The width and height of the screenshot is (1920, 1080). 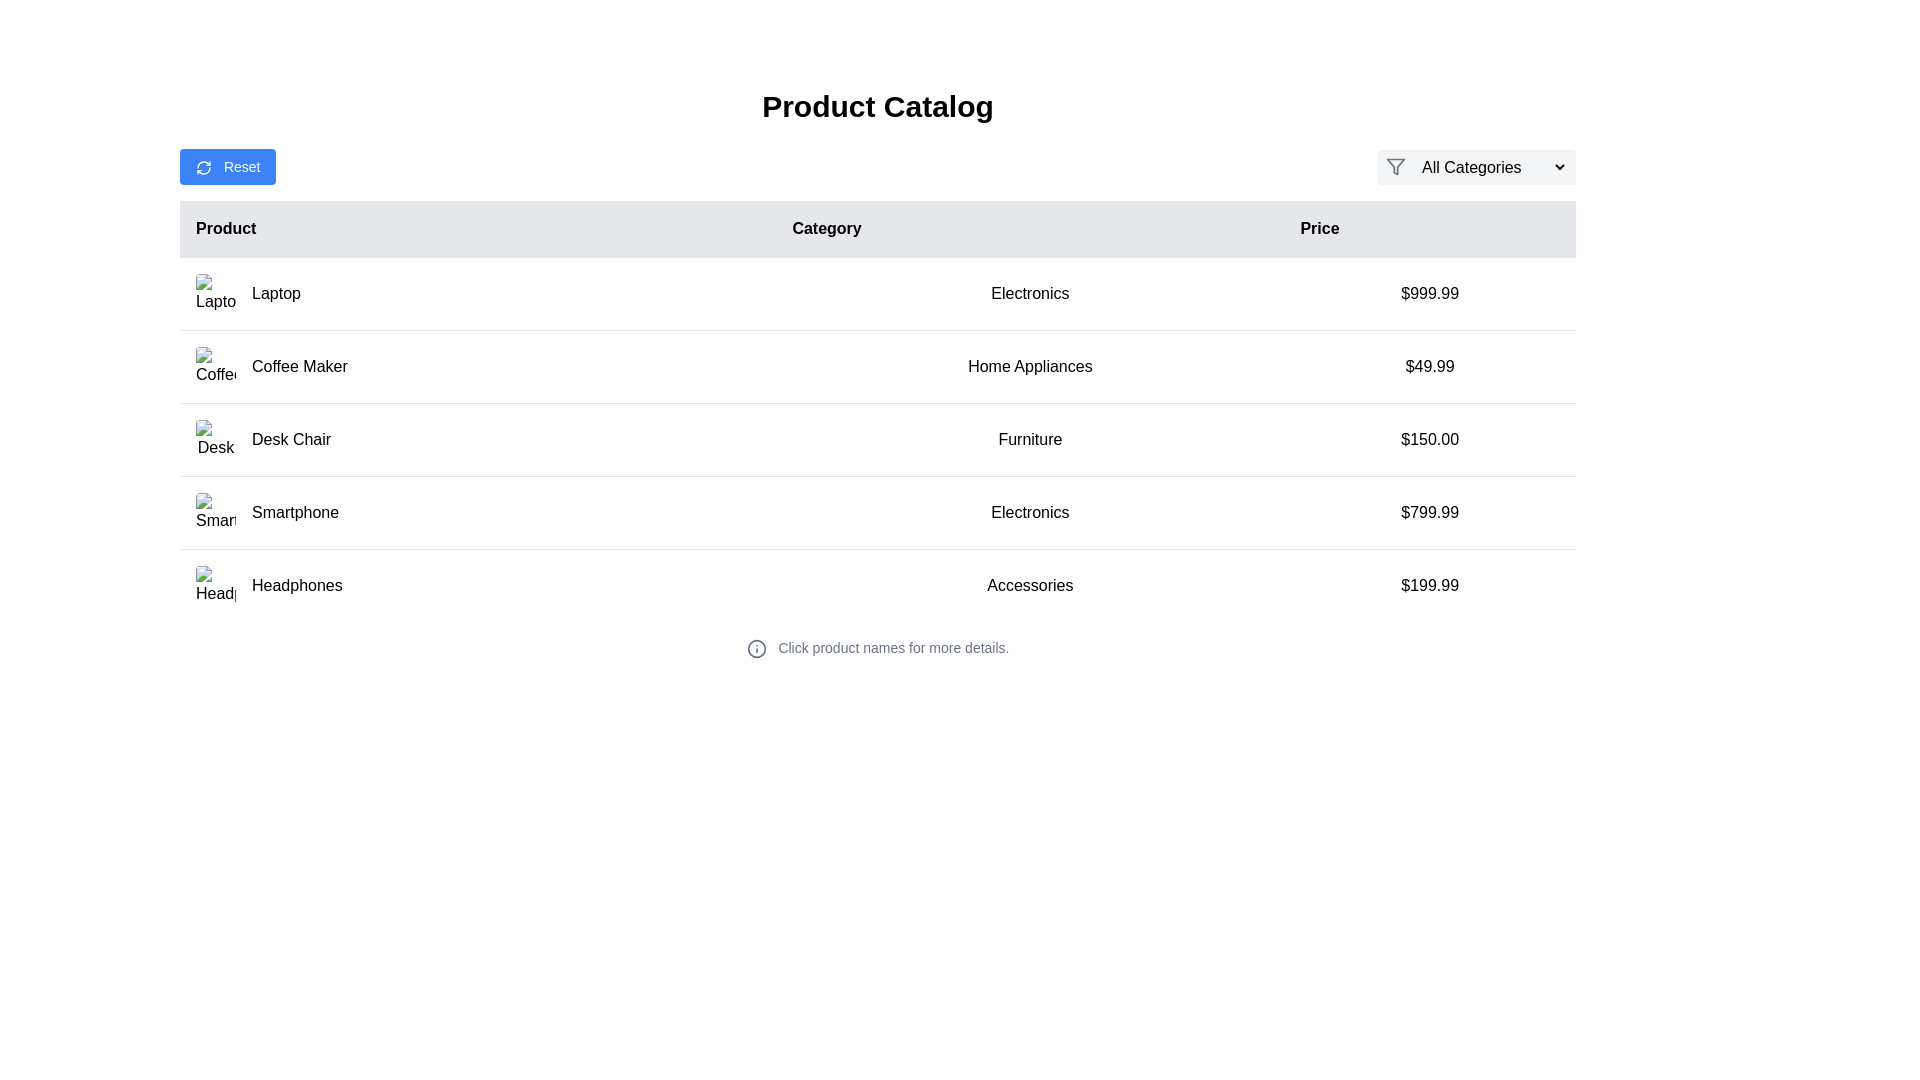 I want to click on the SVG circle located at the center of the icon below the product listing in the user interface, so click(x=755, y=649).